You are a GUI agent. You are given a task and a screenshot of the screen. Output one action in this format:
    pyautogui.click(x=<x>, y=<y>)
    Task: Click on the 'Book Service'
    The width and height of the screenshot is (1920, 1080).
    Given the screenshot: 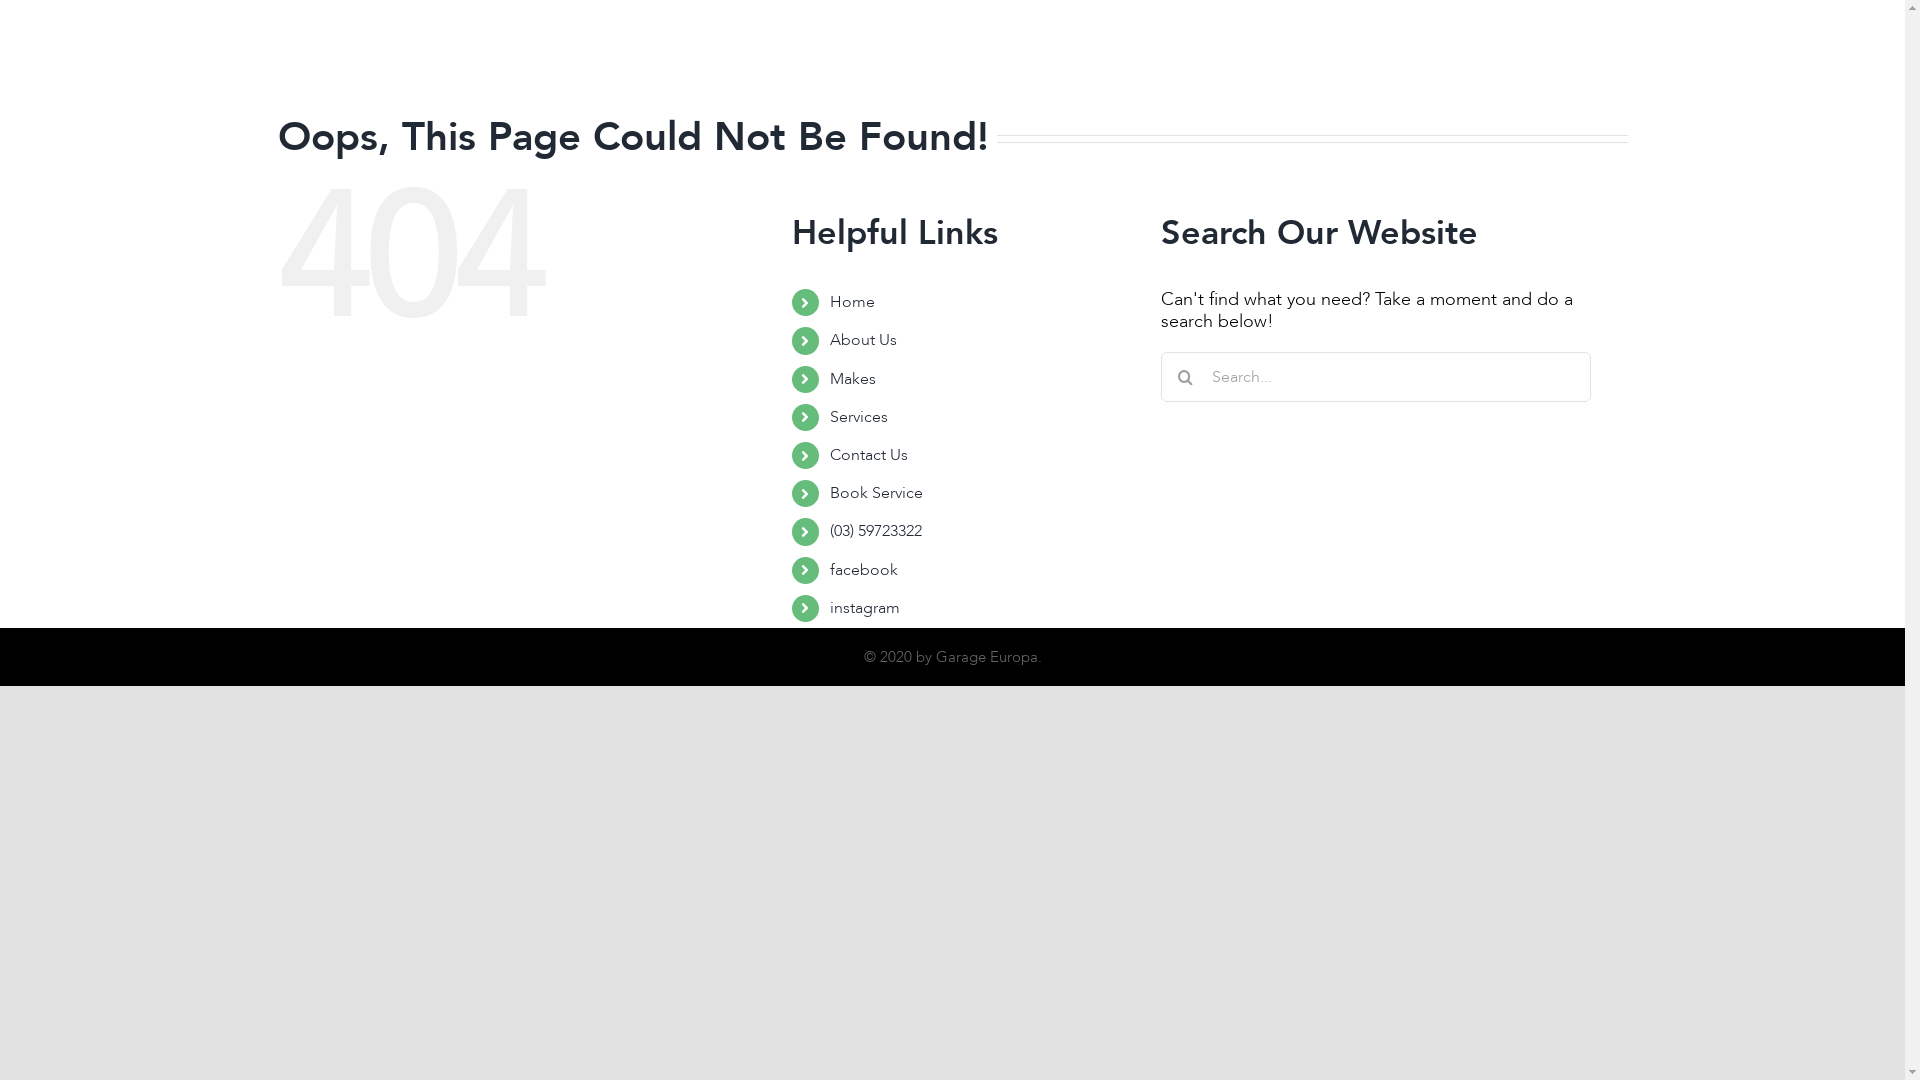 What is the action you would take?
    pyautogui.click(x=876, y=493)
    